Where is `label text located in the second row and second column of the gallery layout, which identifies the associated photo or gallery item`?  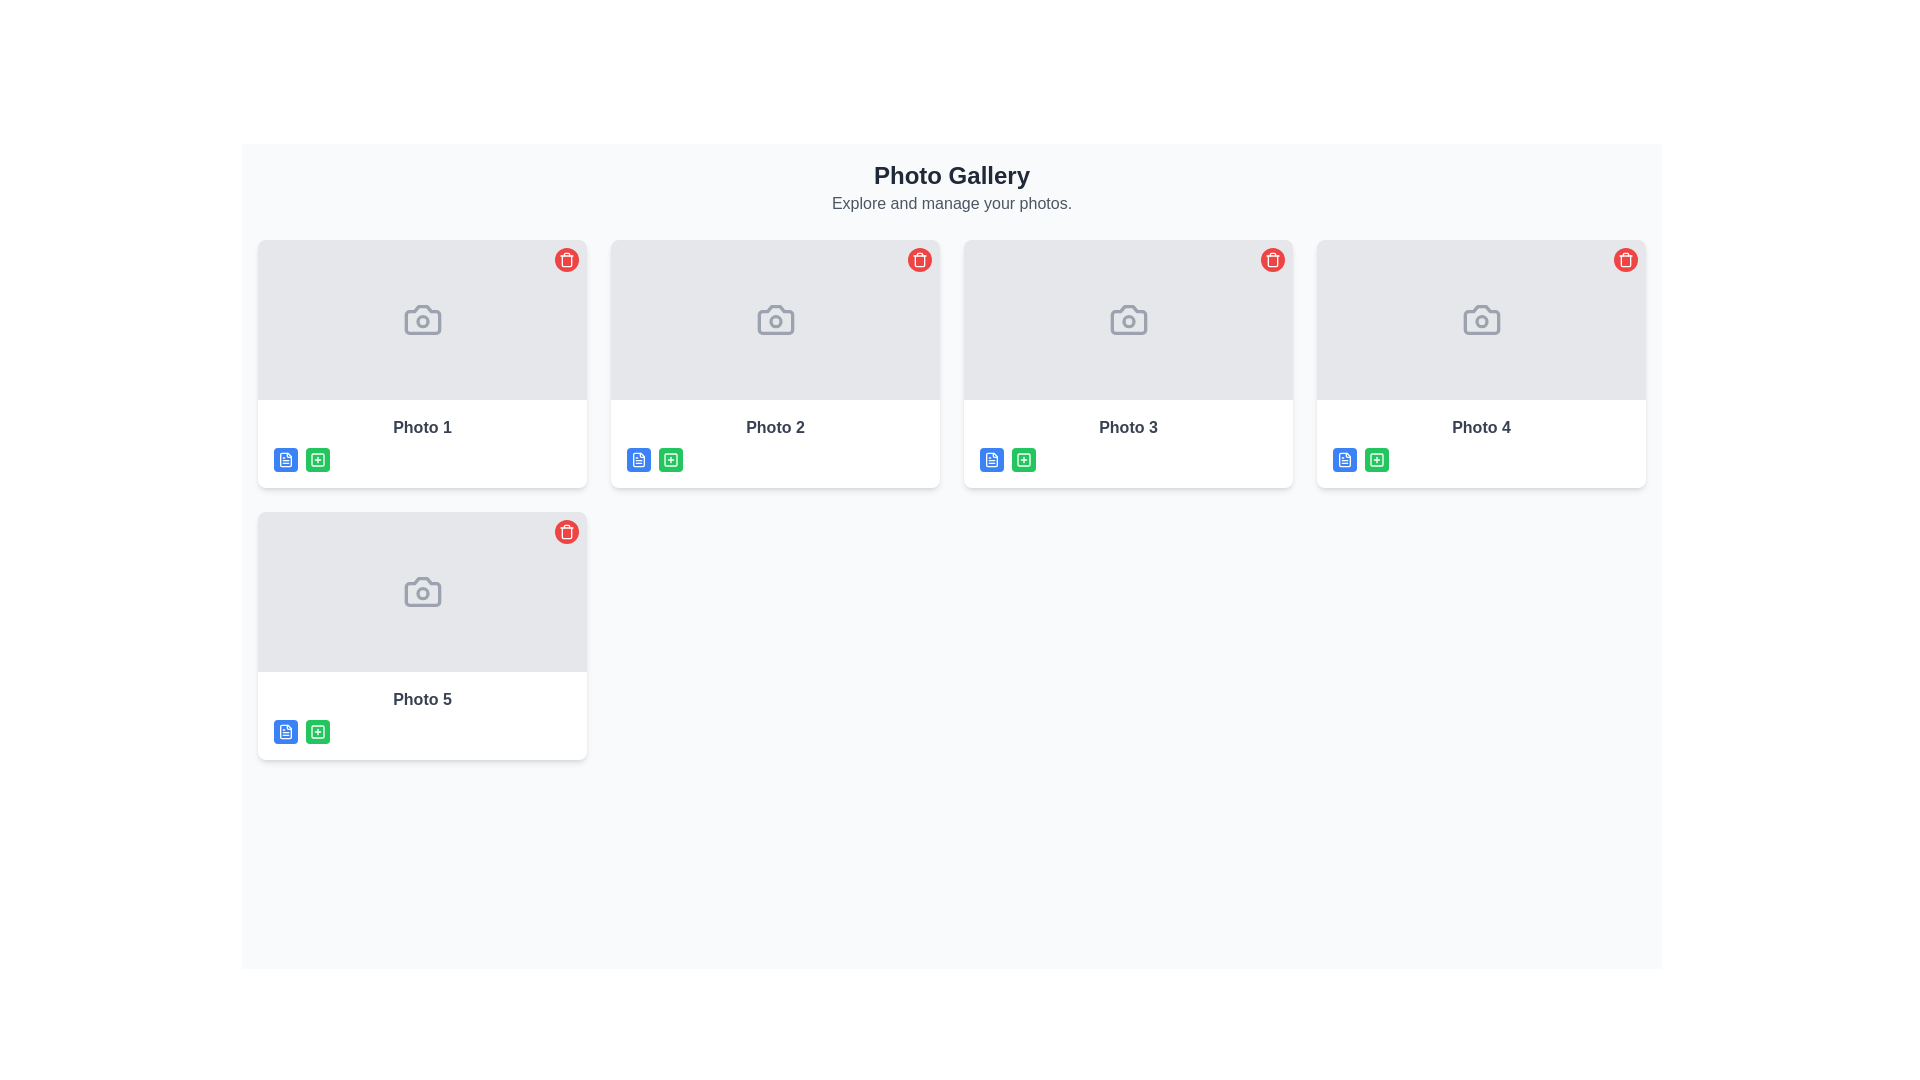
label text located in the second row and second column of the gallery layout, which identifies the associated photo or gallery item is located at coordinates (1481, 427).